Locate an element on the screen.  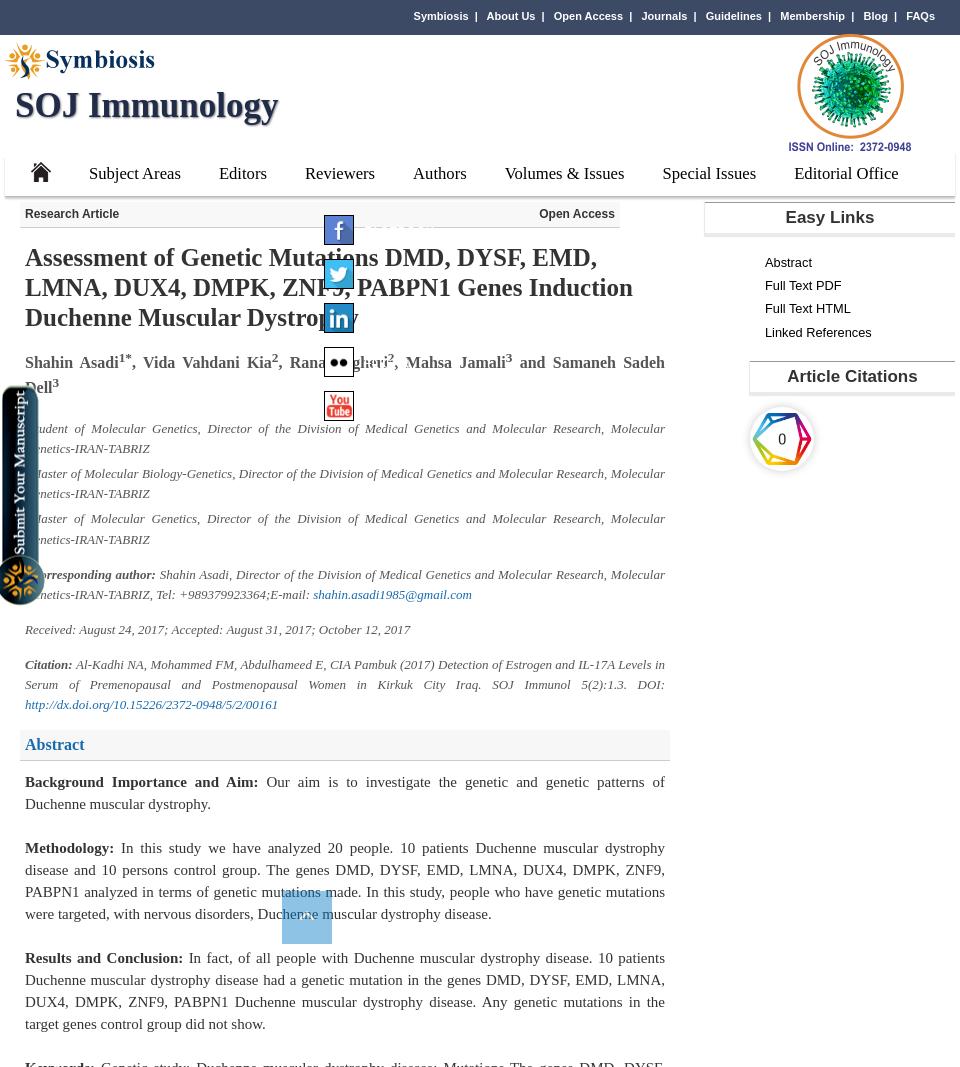
'Al-Kadhi NA, Mohammed FM, Abdulhameed E, CIA Pambuk (2017) Detection of Estrogen and IL-17A Levels in Serum of Premenopausal and Postmenopausal Women in Kirkuk City Iraq. SOJ Immunol 5(2):1.3. DOI:' is located at coordinates (345, 673).